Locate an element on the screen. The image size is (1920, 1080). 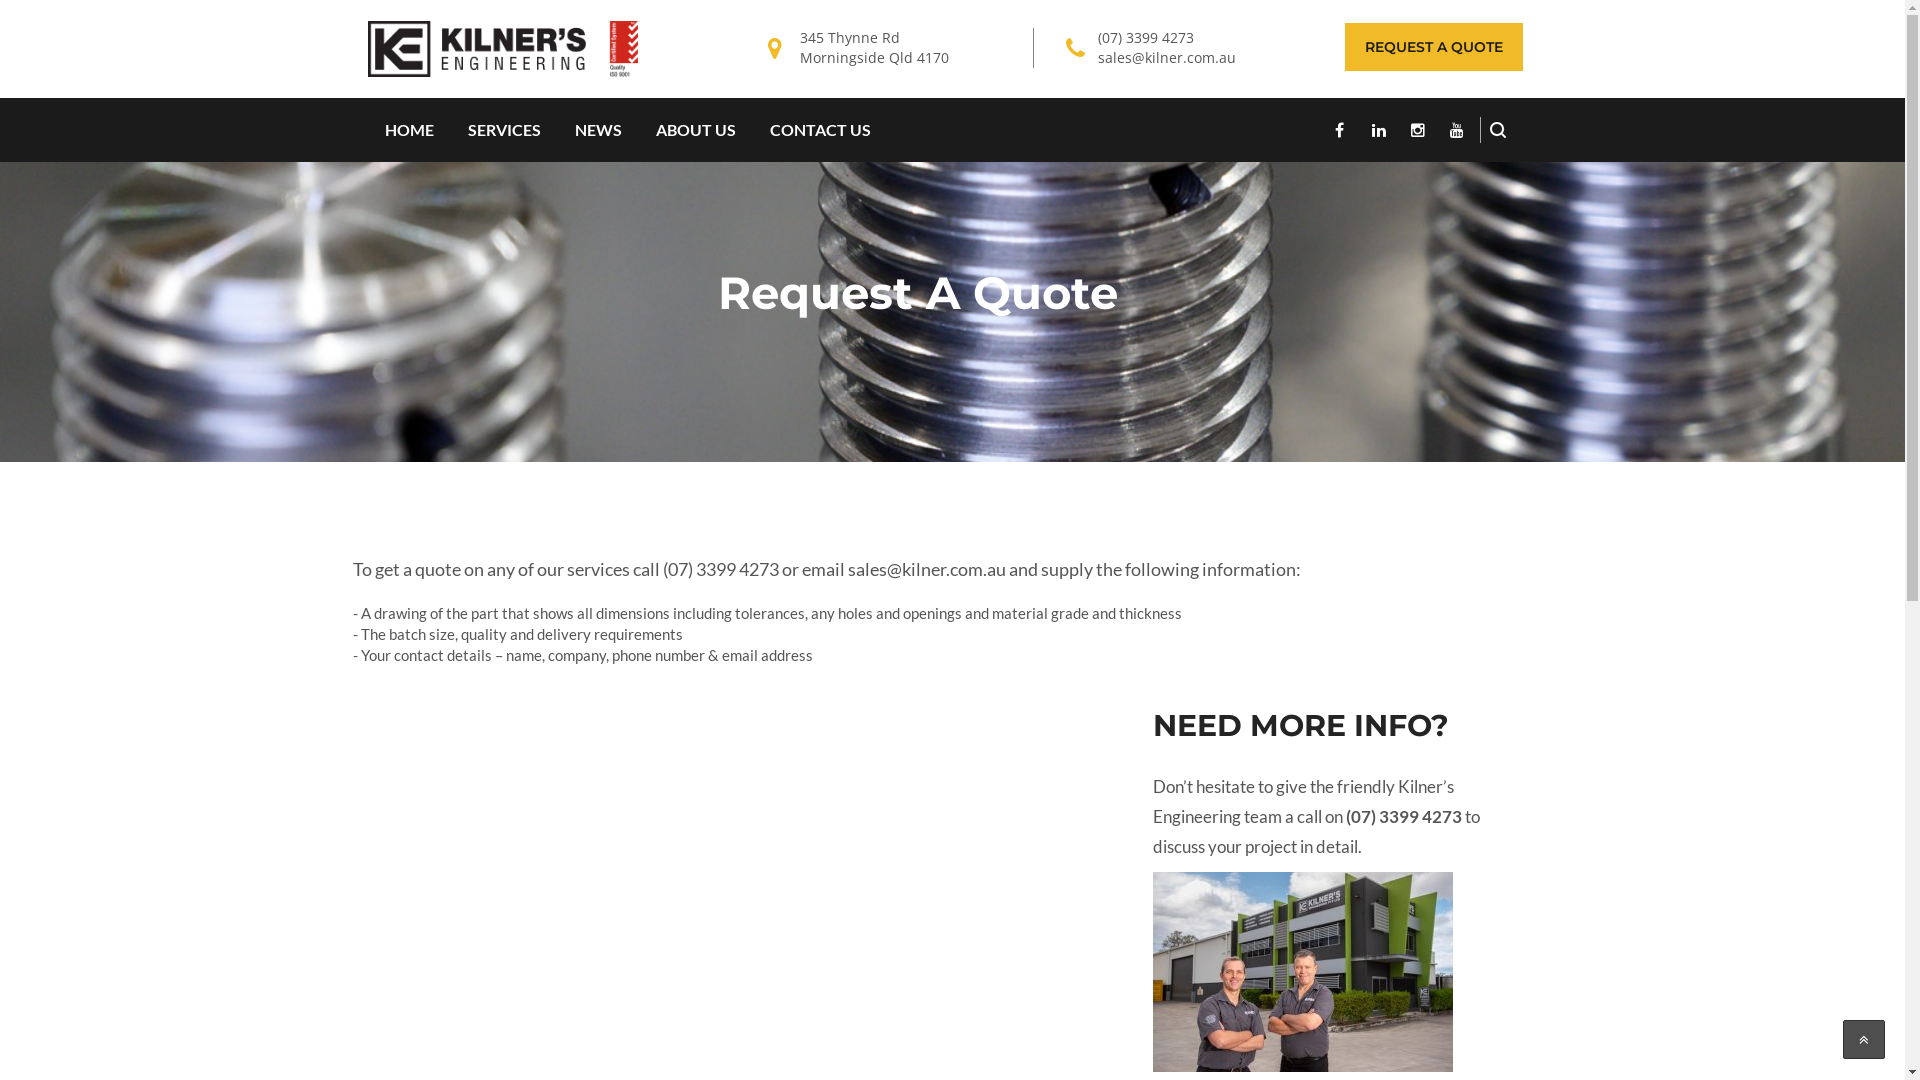
'SERVICES' is located at coordinates (503, 130).